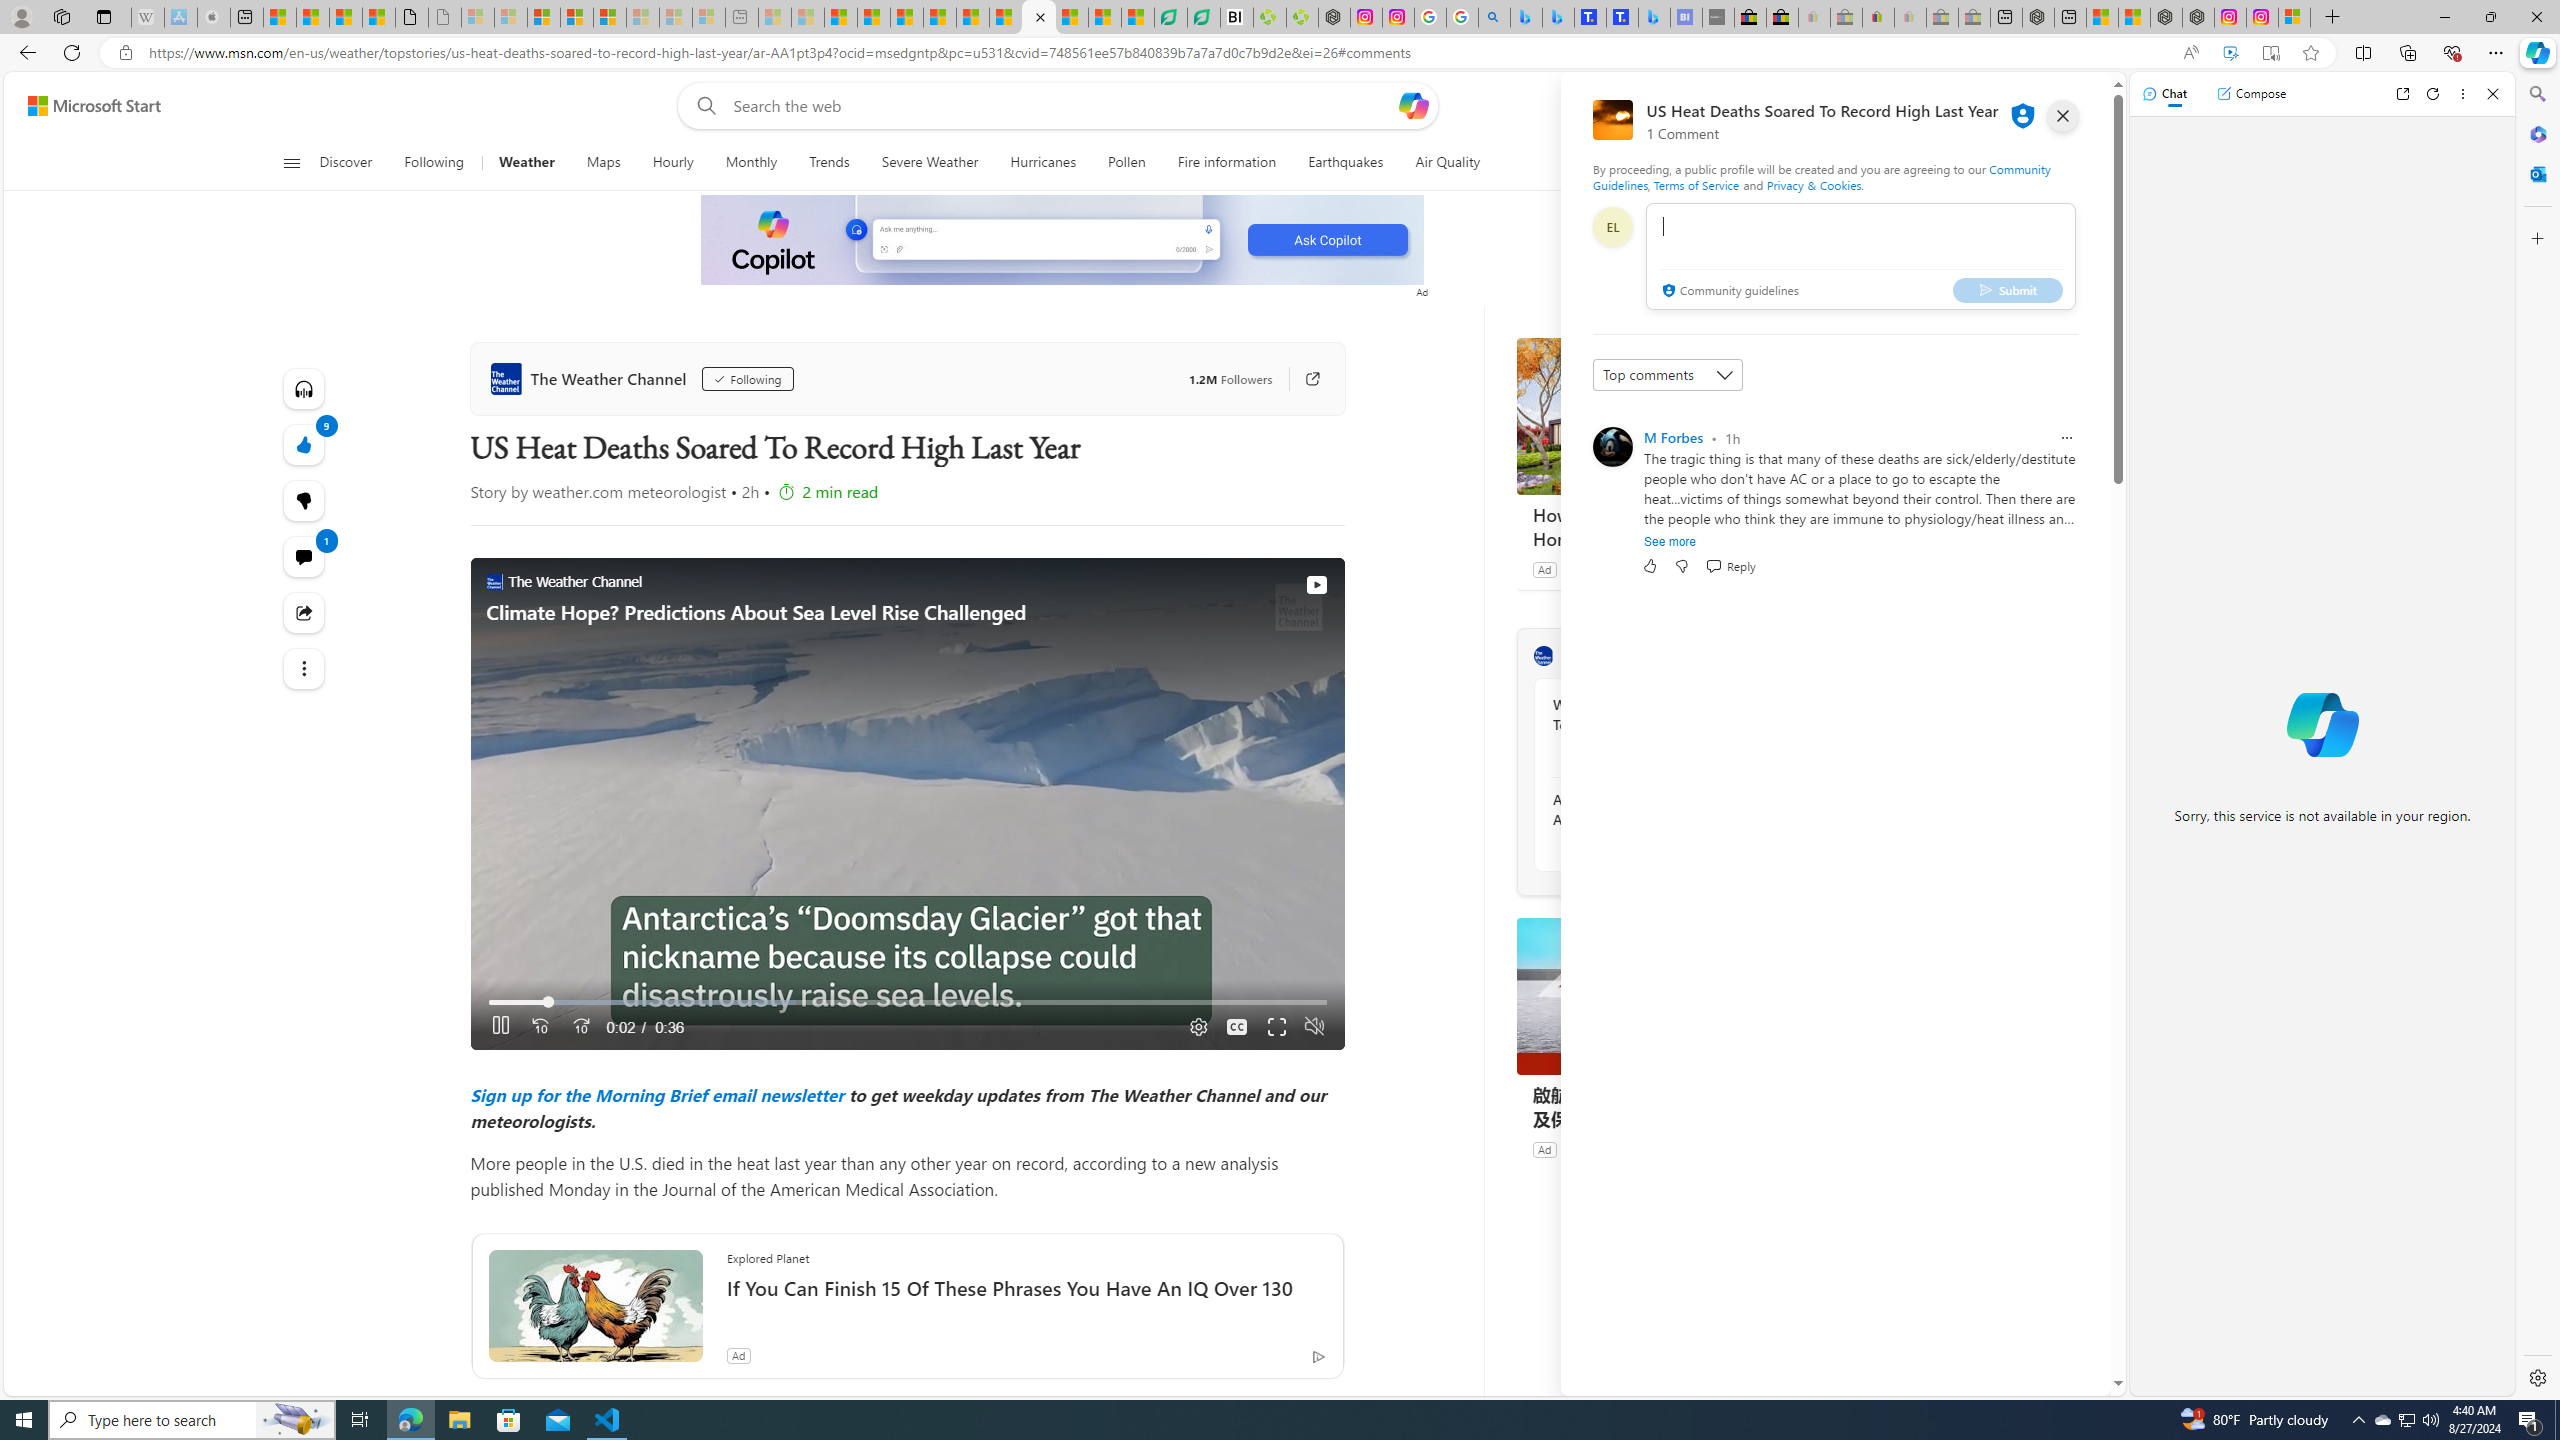  I want to click on 'Progress Bar', so click(906, 1002).